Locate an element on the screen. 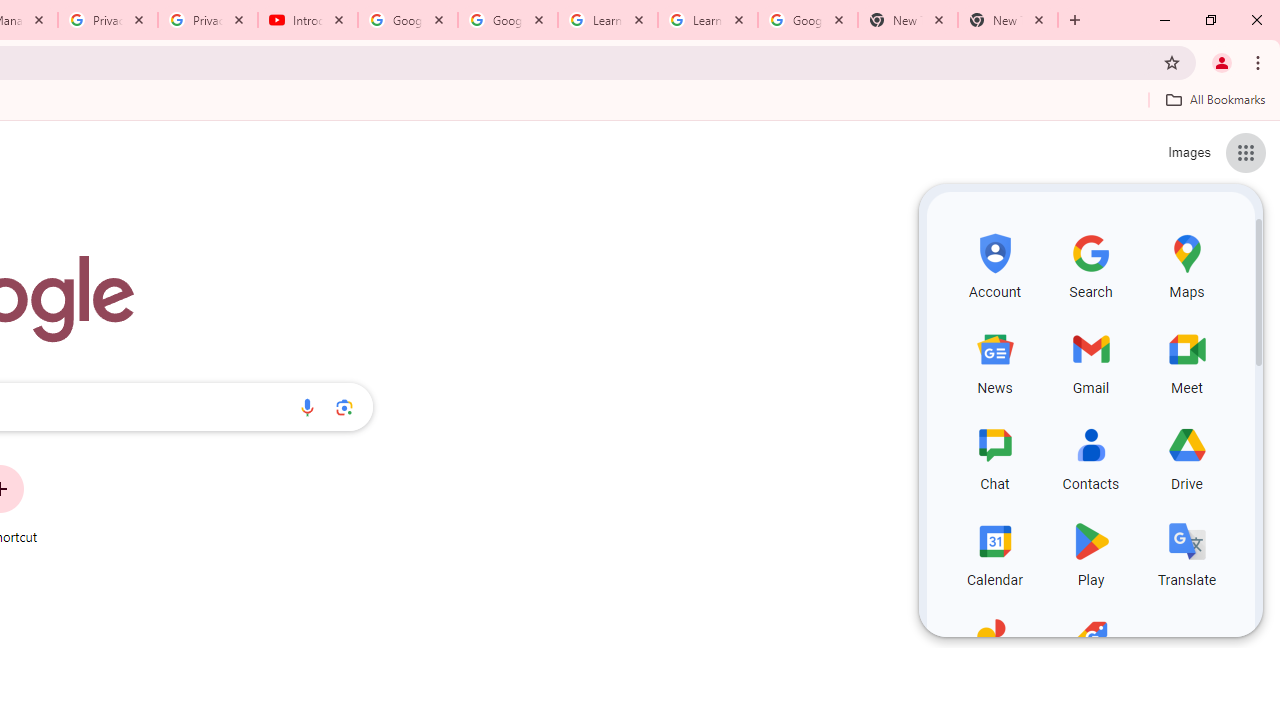 This screenshot has width=1280, height=720. 'Google Account Help' is located at coordinates (407, 20).